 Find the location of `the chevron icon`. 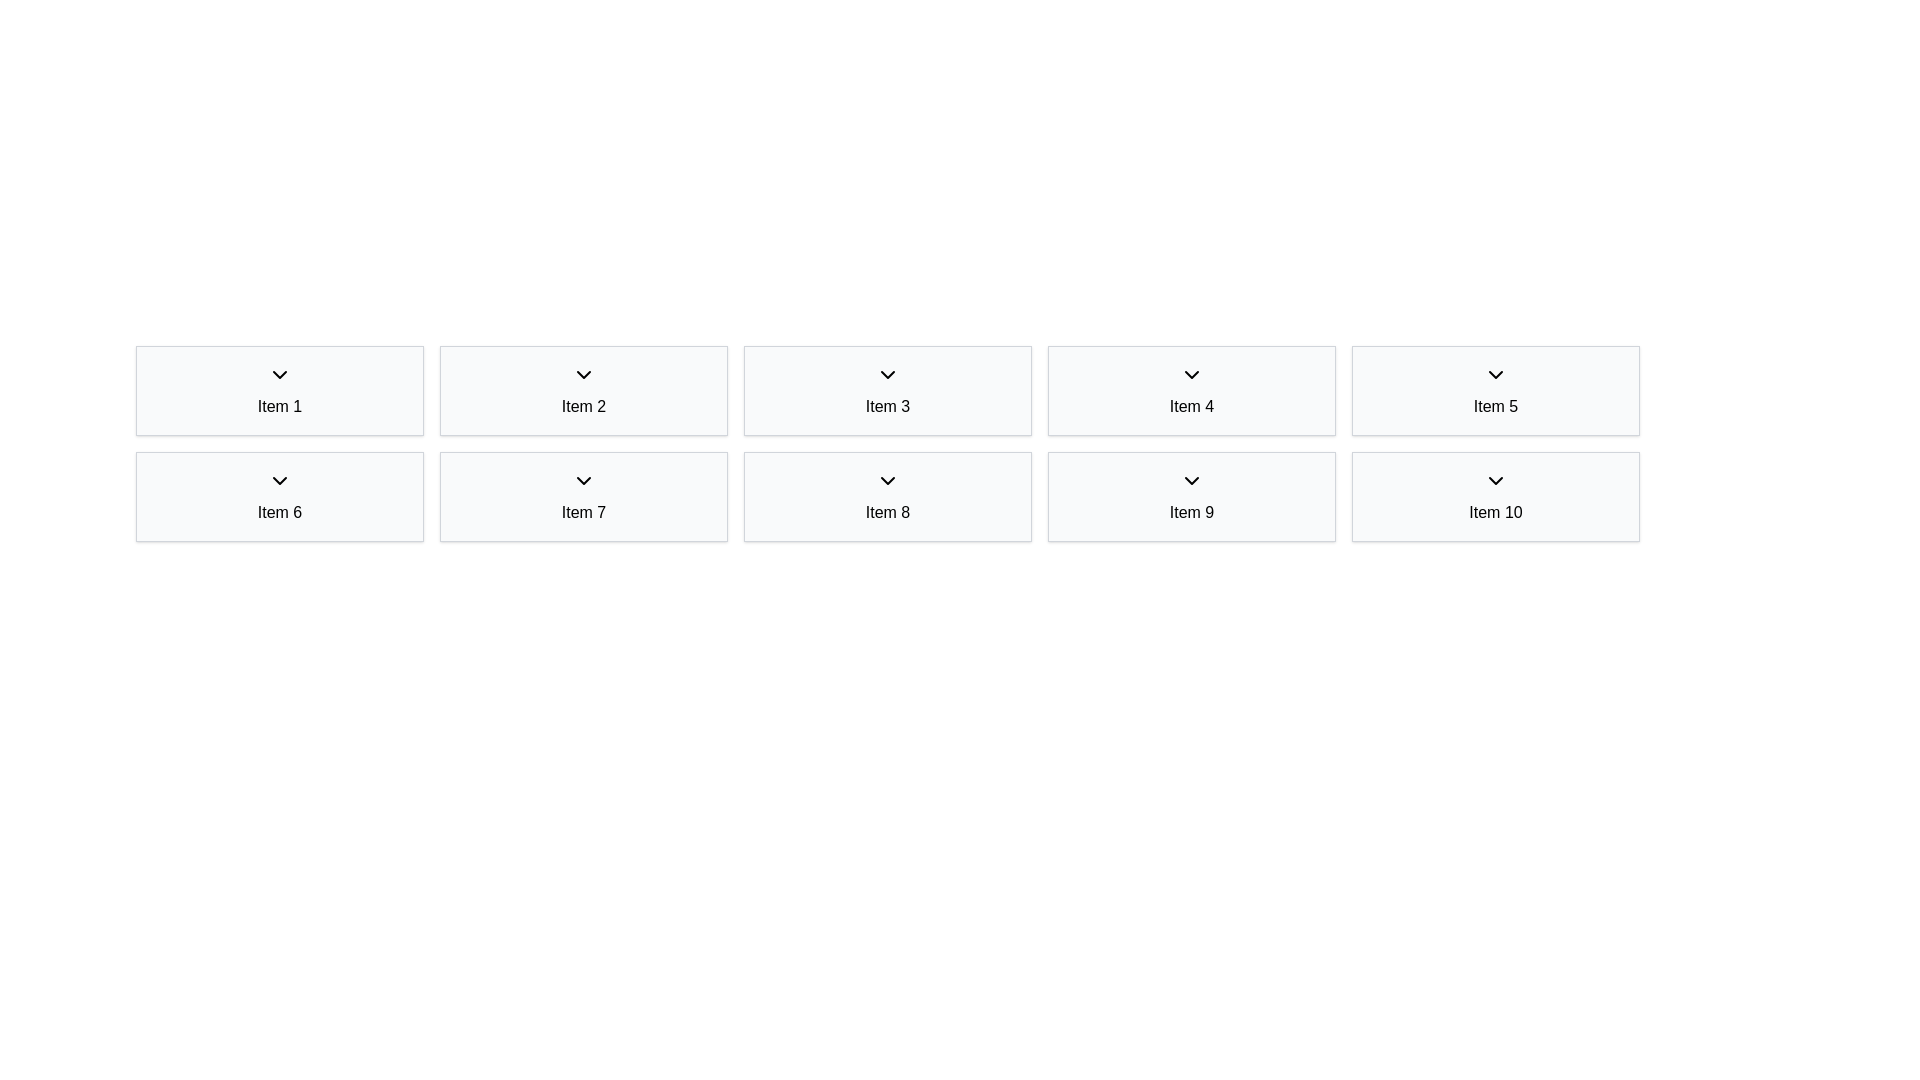

the chevron icon is located at coordinates (887, 481).